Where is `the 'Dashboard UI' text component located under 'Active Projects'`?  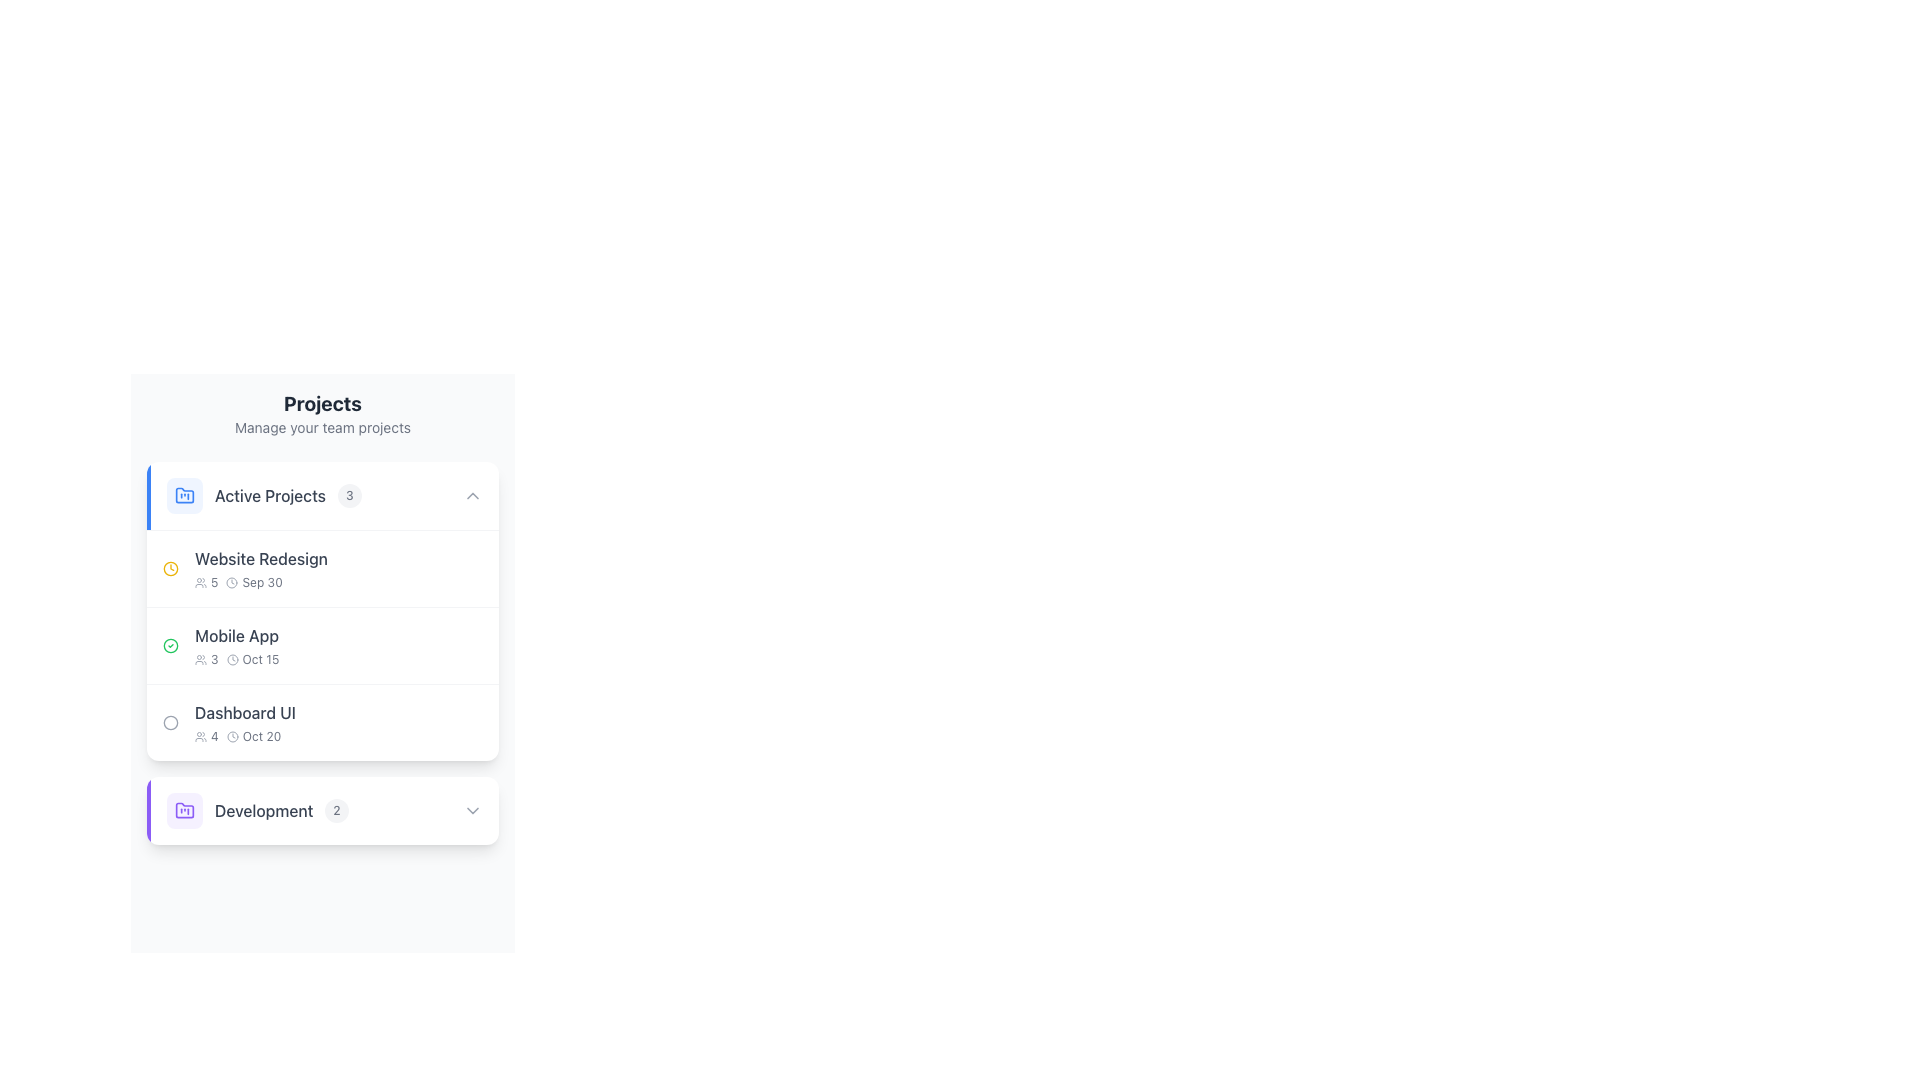 the 'Dashboard UI' text component located under 'Active Projects' is located at coordinates (244, 722).